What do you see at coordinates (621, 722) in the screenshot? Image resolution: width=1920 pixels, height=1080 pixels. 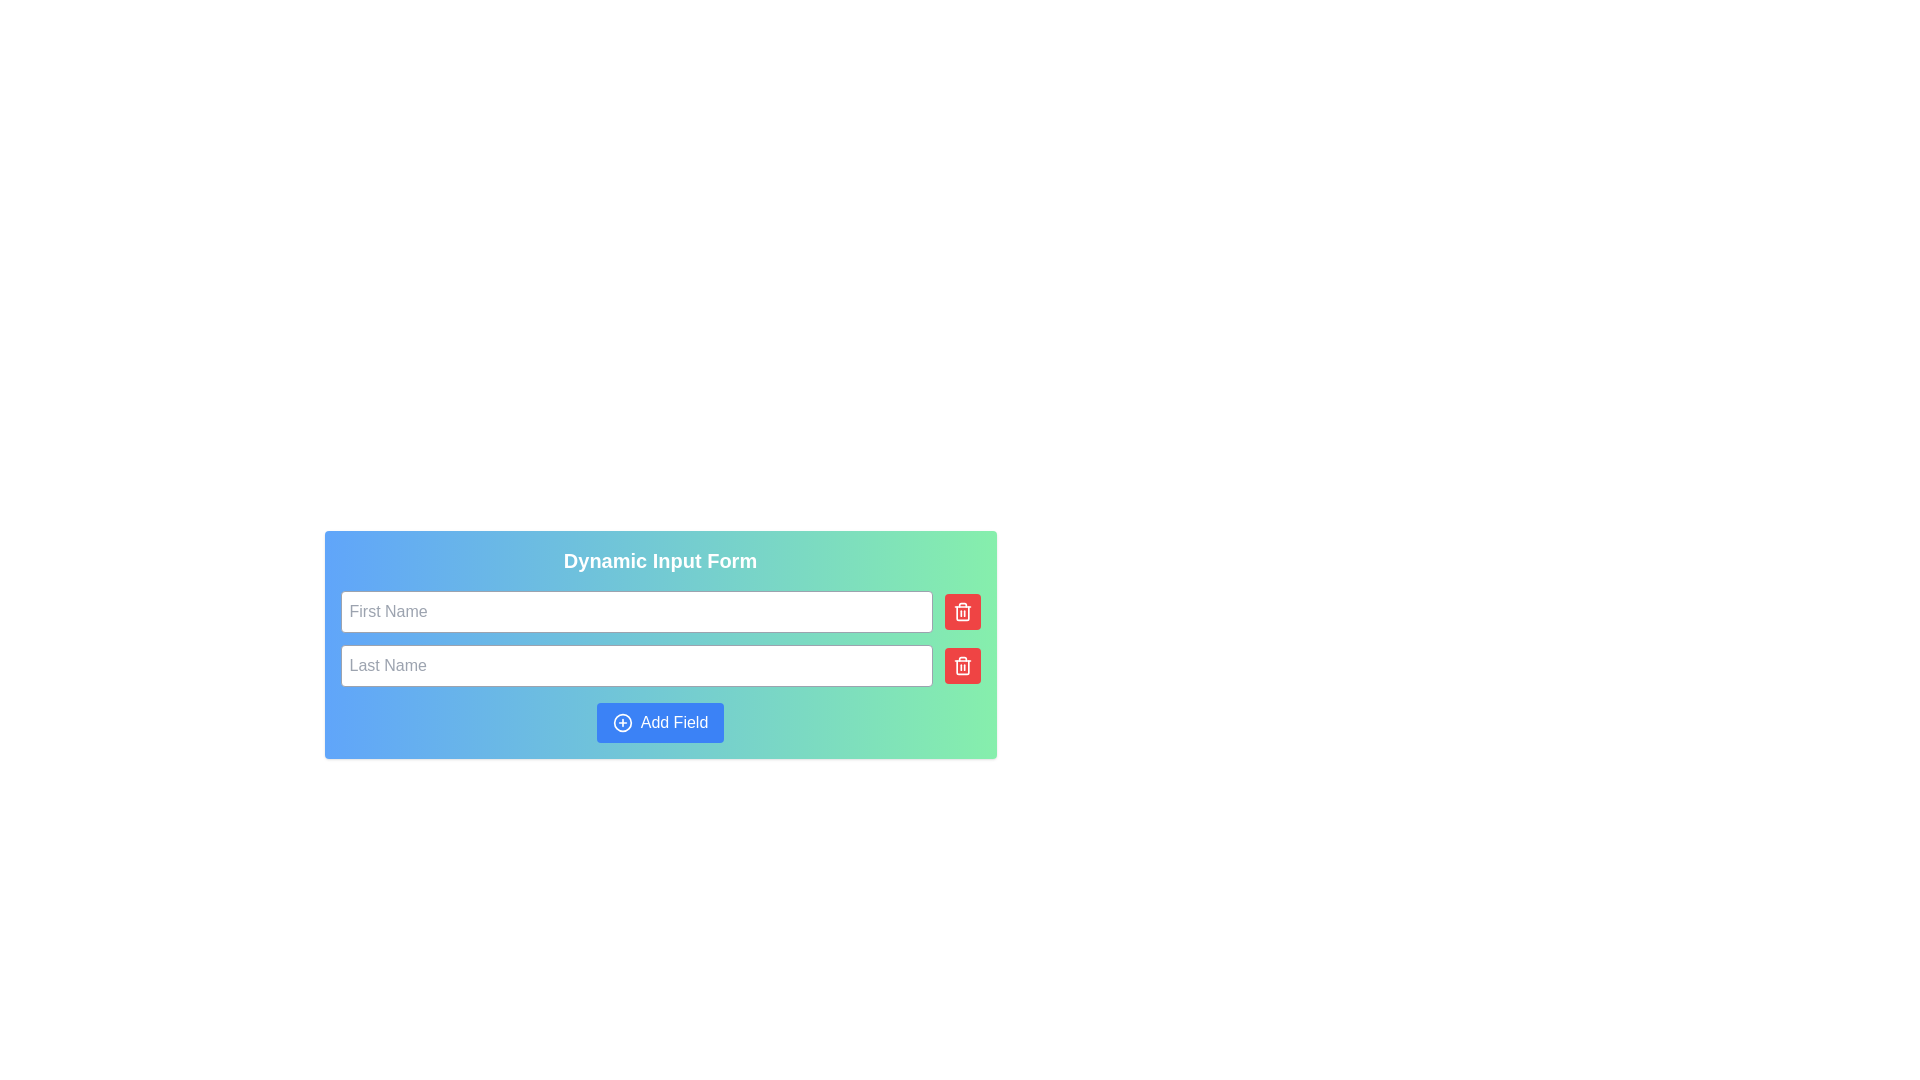 I see `the circular '+' icon with a blue background located to the left of the 'Add Field' button at the bottom center of the form` at bounding box center [621, 722].